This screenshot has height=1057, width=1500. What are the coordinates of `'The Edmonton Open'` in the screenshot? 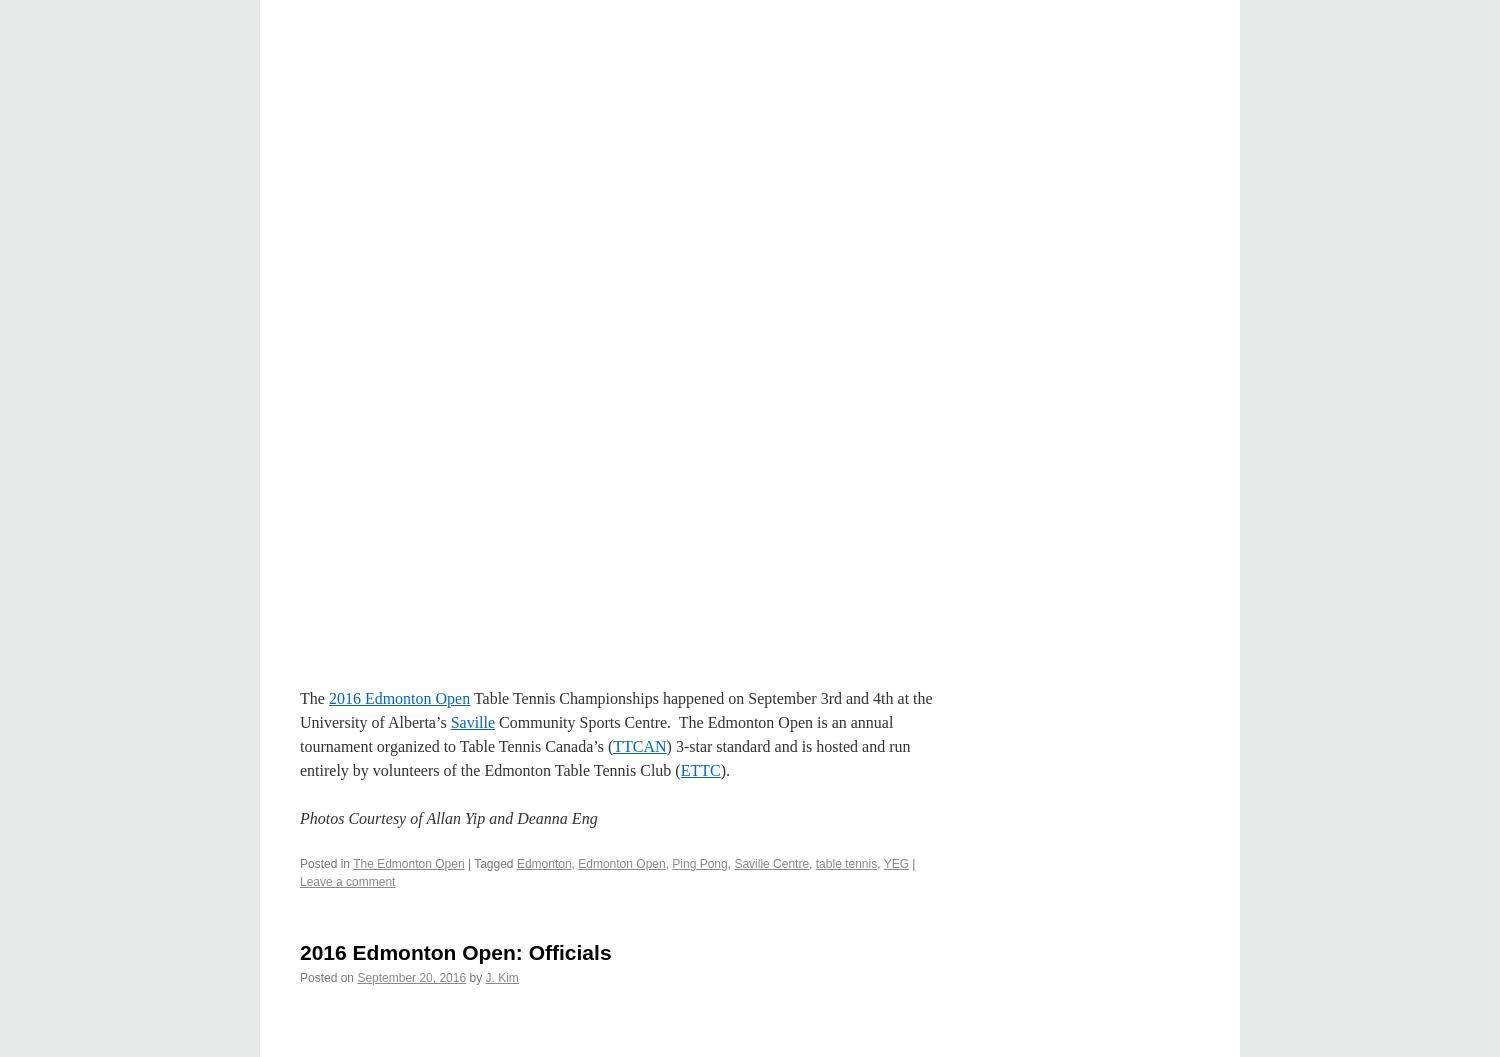 It's located at (408, 862).